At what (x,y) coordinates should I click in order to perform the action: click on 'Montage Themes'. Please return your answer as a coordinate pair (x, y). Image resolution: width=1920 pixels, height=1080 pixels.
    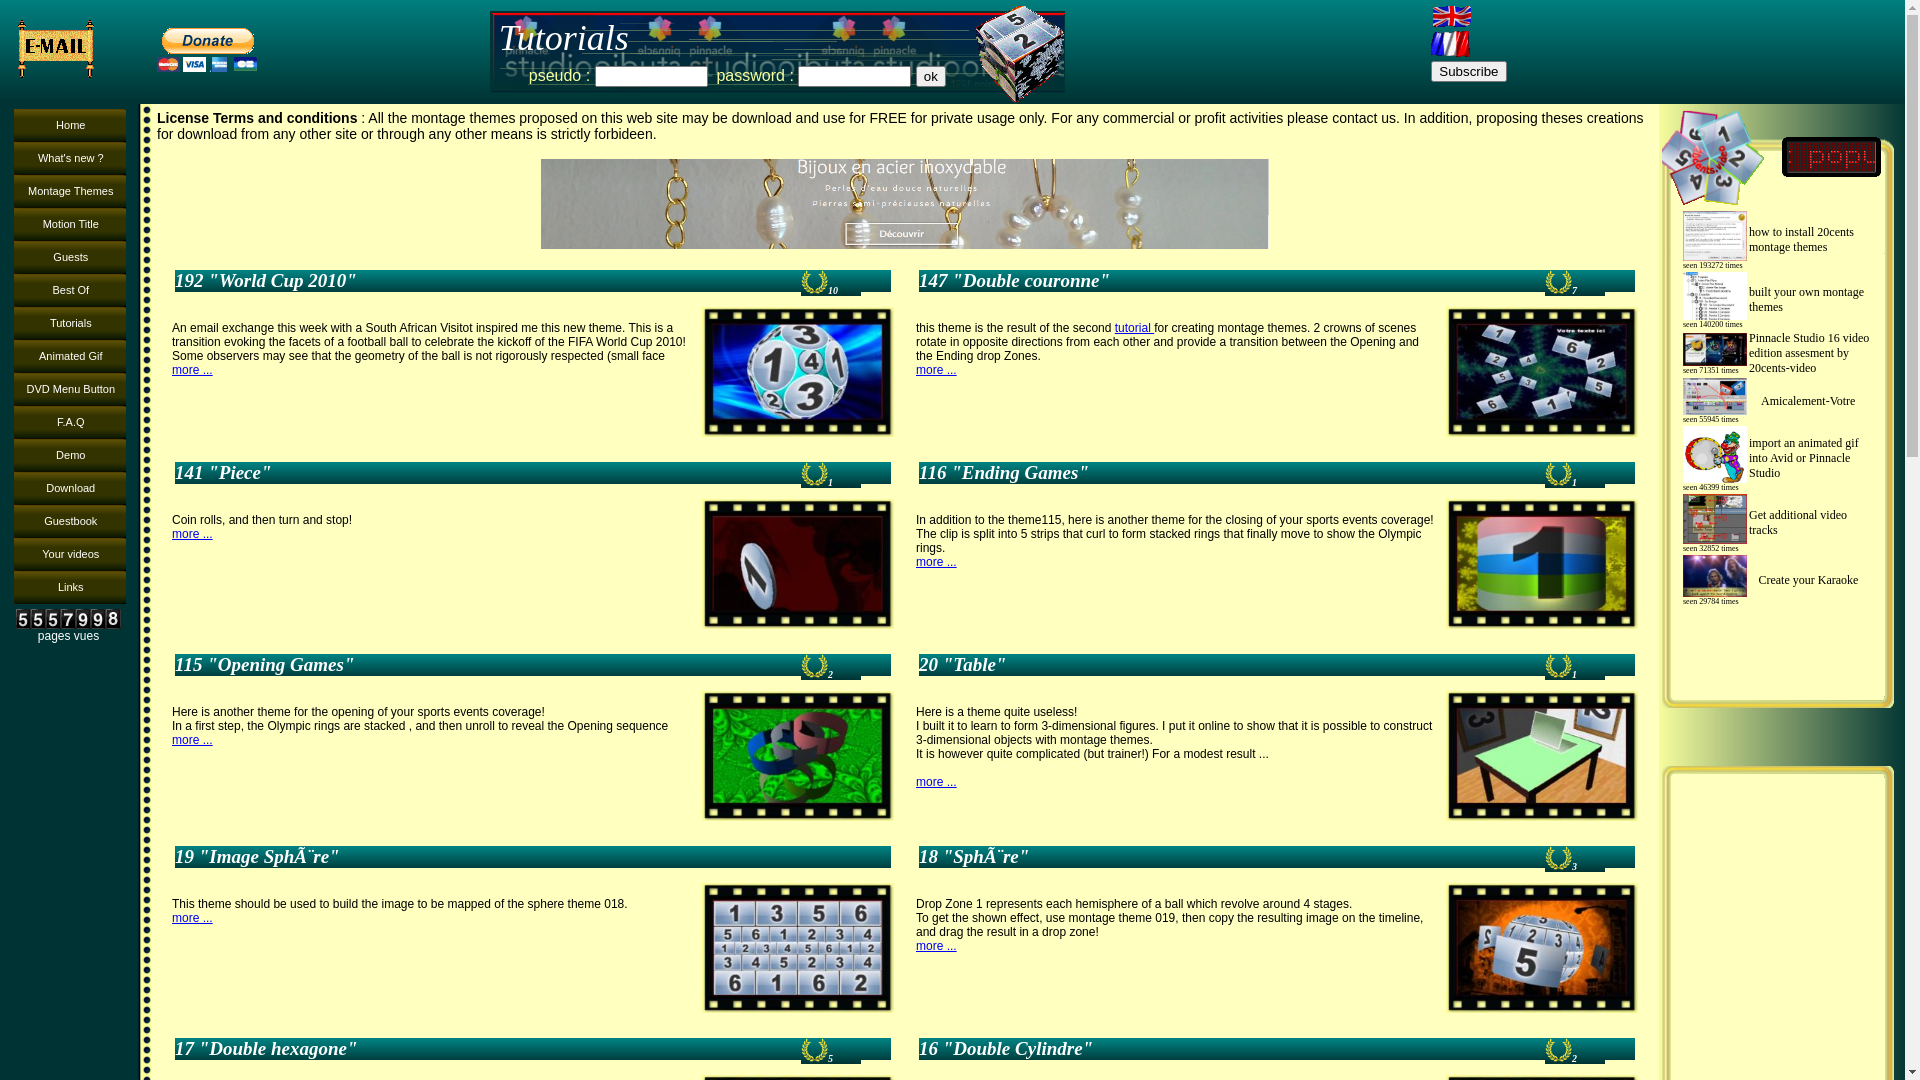
    Looking at the image, I should click on (70, 191).